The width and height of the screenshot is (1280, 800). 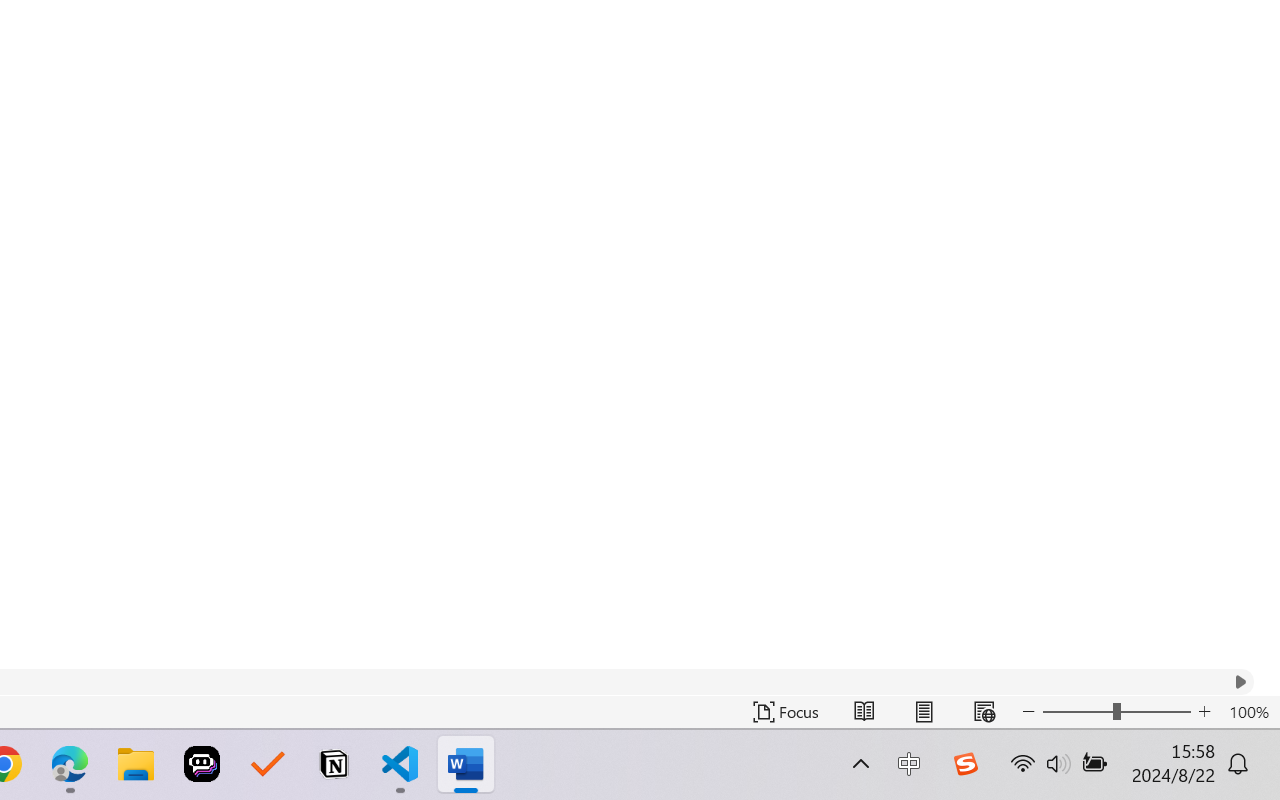 I want to click on 'Focus ', so click(x=785, y=711).